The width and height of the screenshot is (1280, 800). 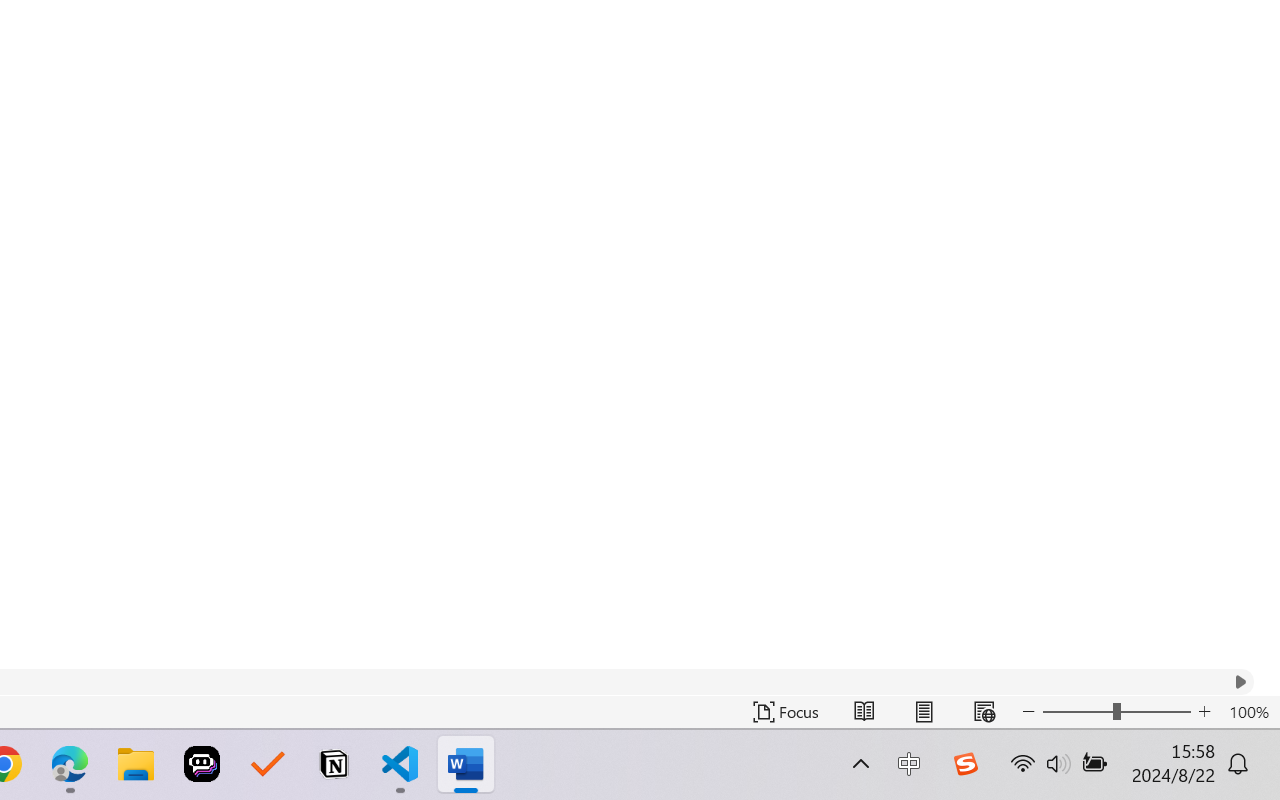 I want to click on 'Focus ', so click(x=785, y=711).